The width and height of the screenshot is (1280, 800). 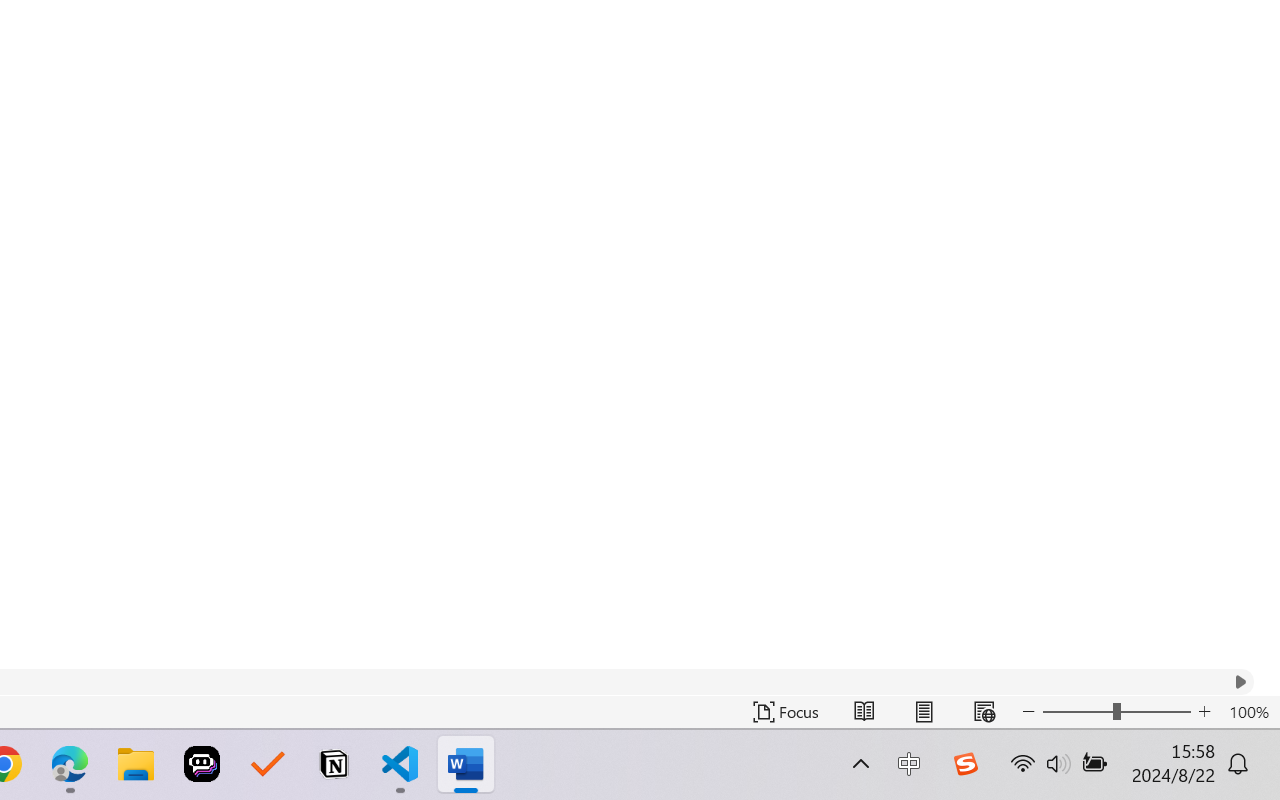 I want to click on 'Focus ', so click(x=785, y=711).